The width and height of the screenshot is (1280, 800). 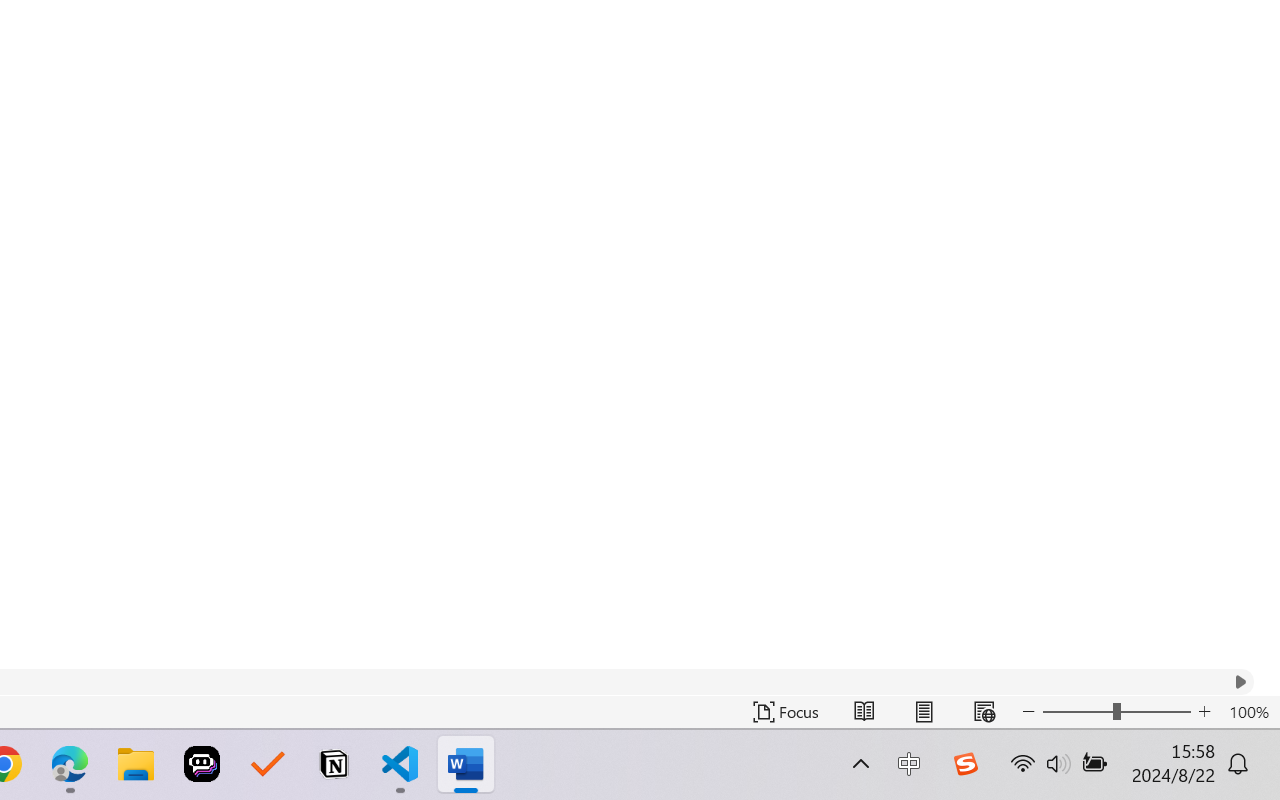 I want to click on 'Focus ', so click(x=785, y=711).